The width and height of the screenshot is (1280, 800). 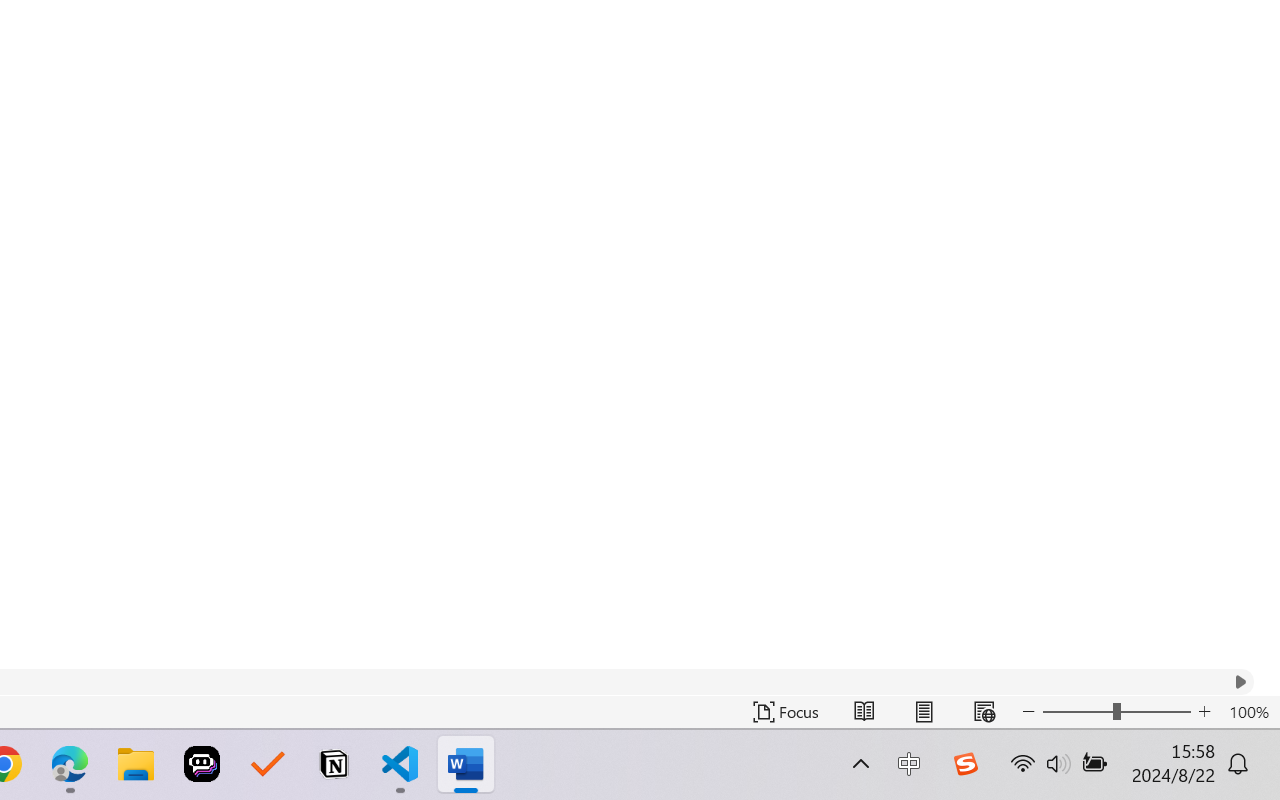 I want to click on 'Focus ', so click(x=785, y=711).